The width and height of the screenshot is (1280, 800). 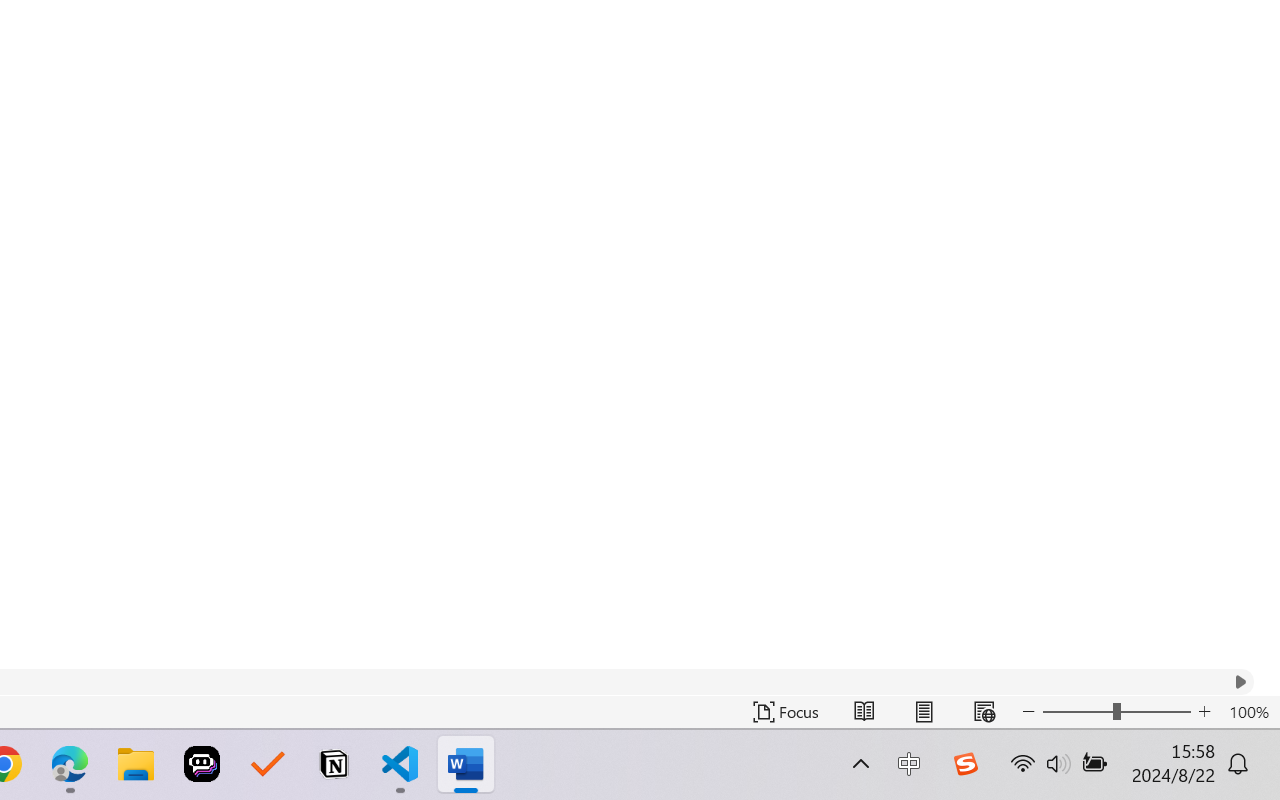 I want to click on 'Focus ', so click(x=785, y=711).